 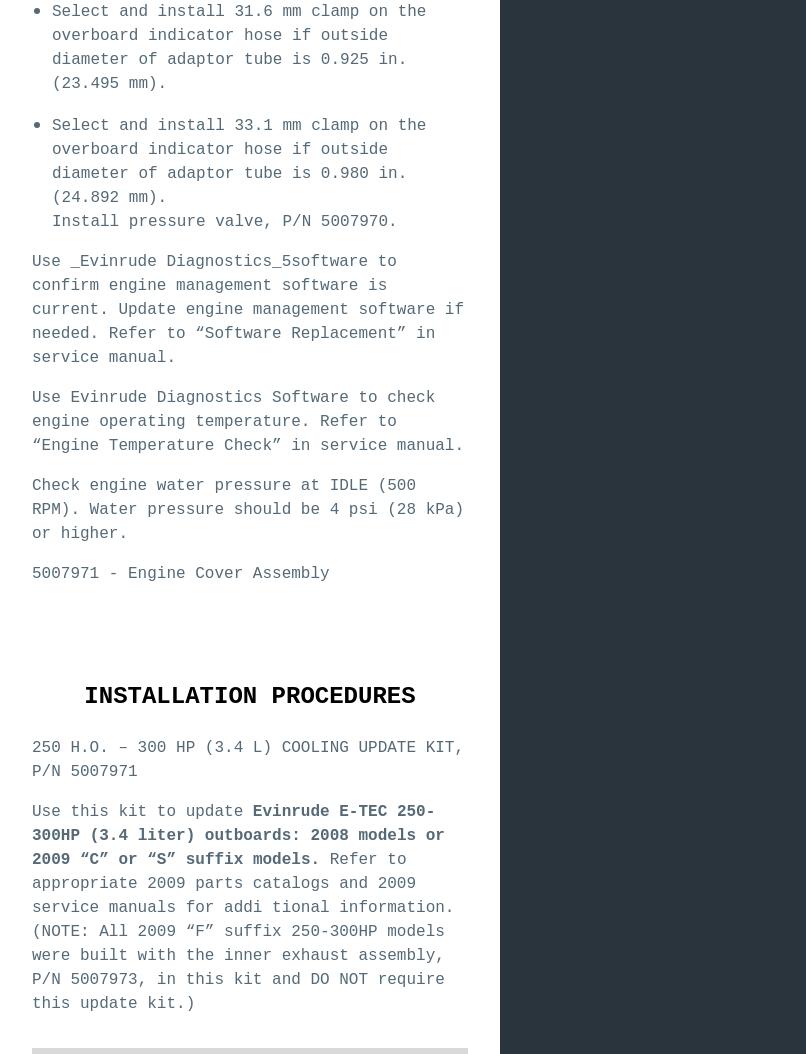 I want to click on '2008', so click(x=329, y=835).